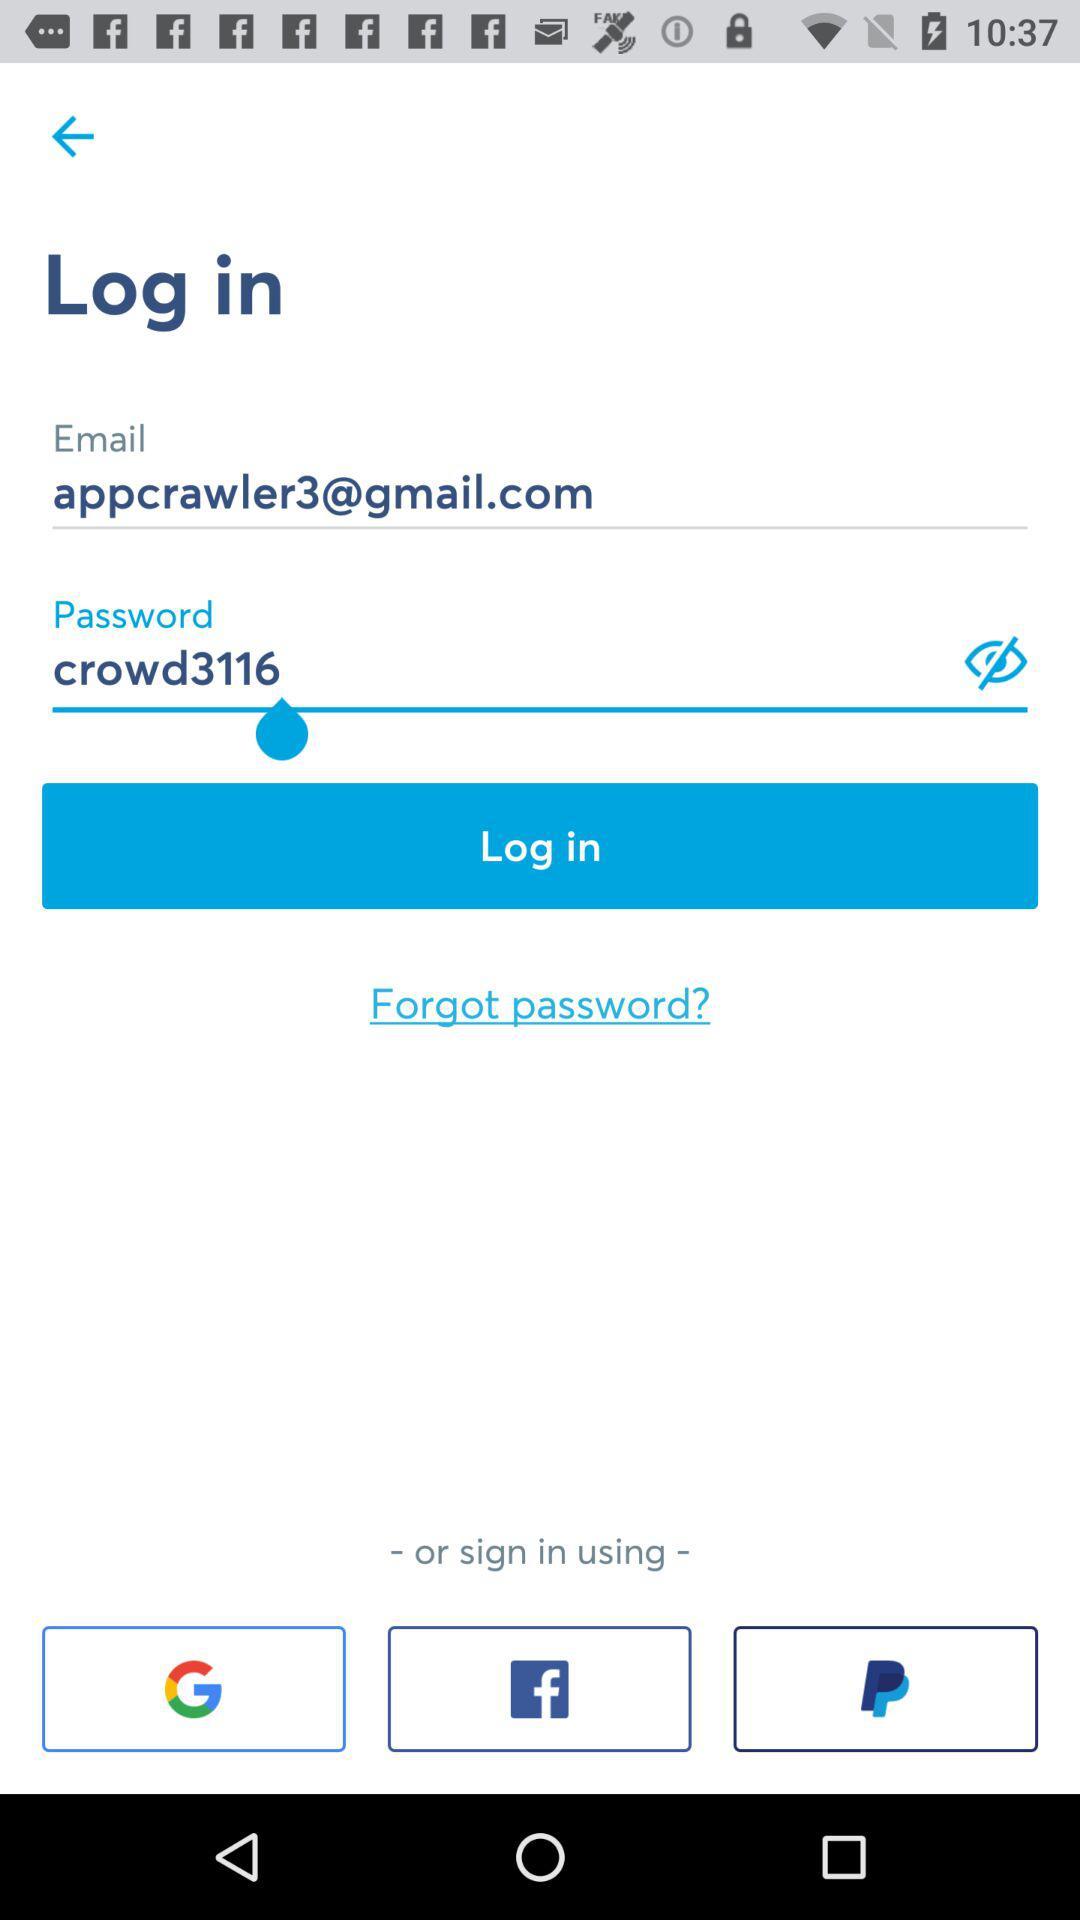 The width and height of the screenshot is (1080, 1920). What do you see at coordinates (540, 462) in the screenshot?
I see `appcrawler3@gmail.com` at bounding box center [540, 462].